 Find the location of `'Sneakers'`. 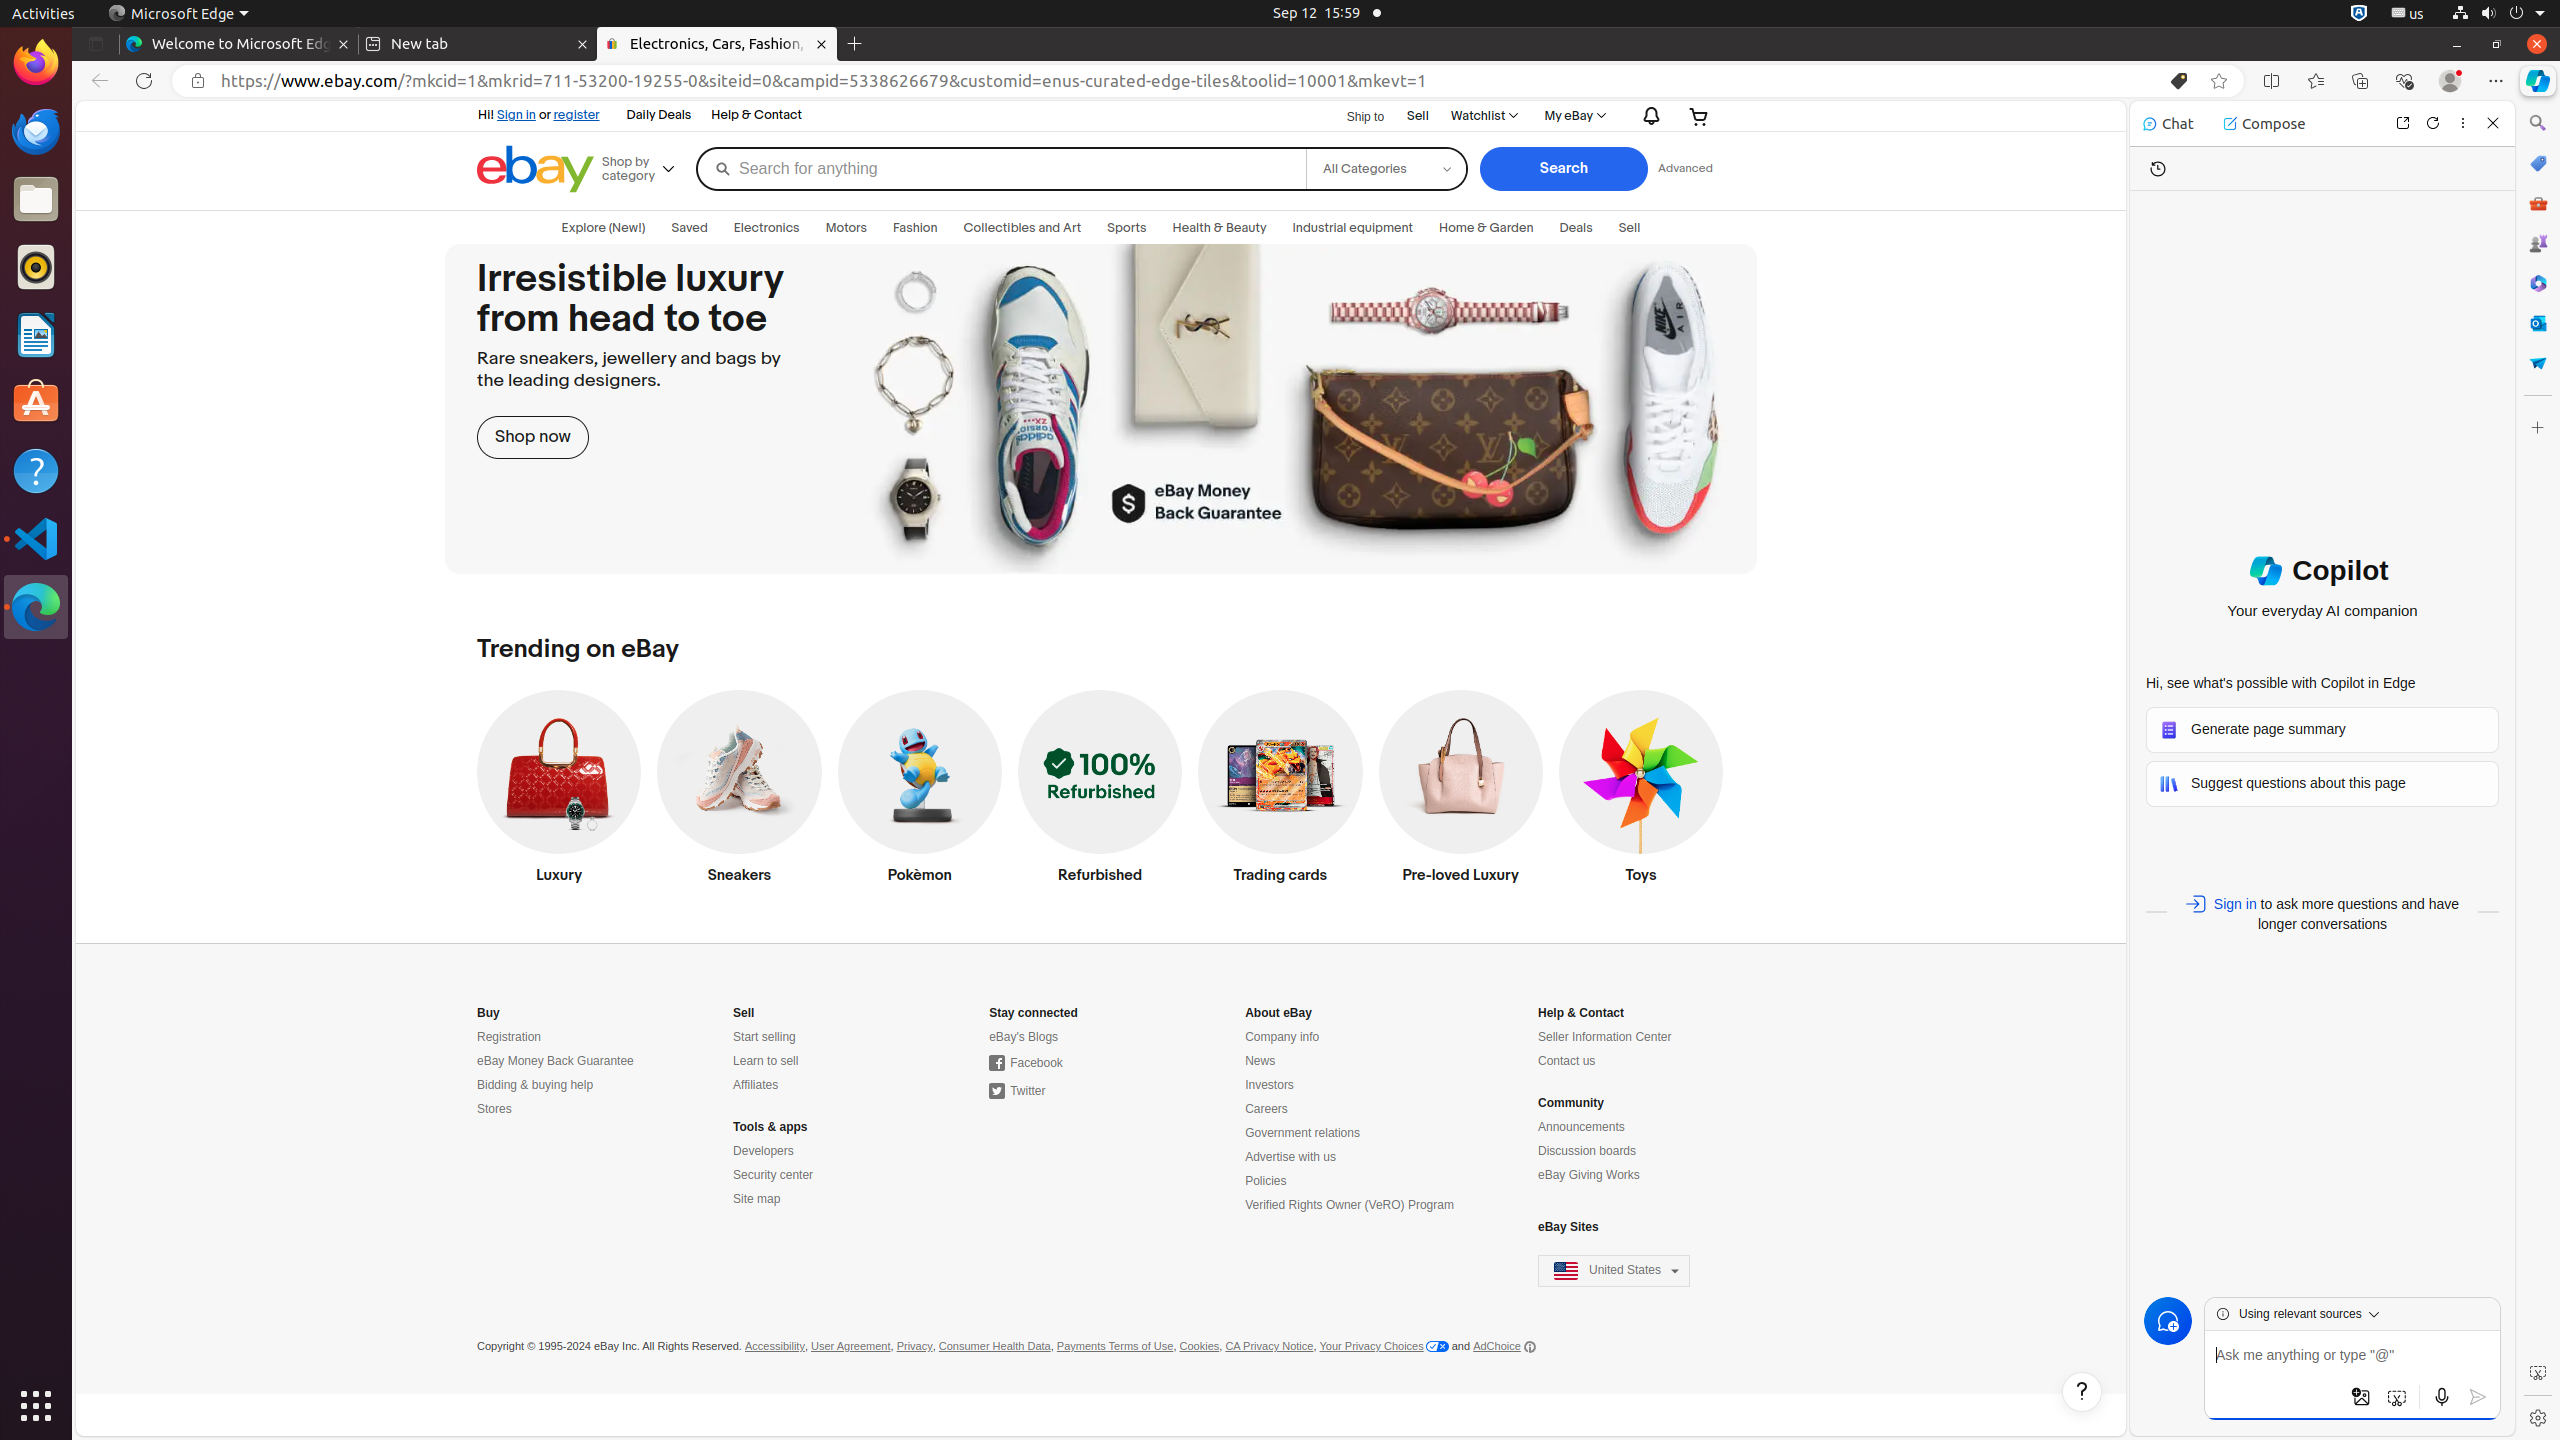

'Sneakers' is located at coordinates (738, 792).